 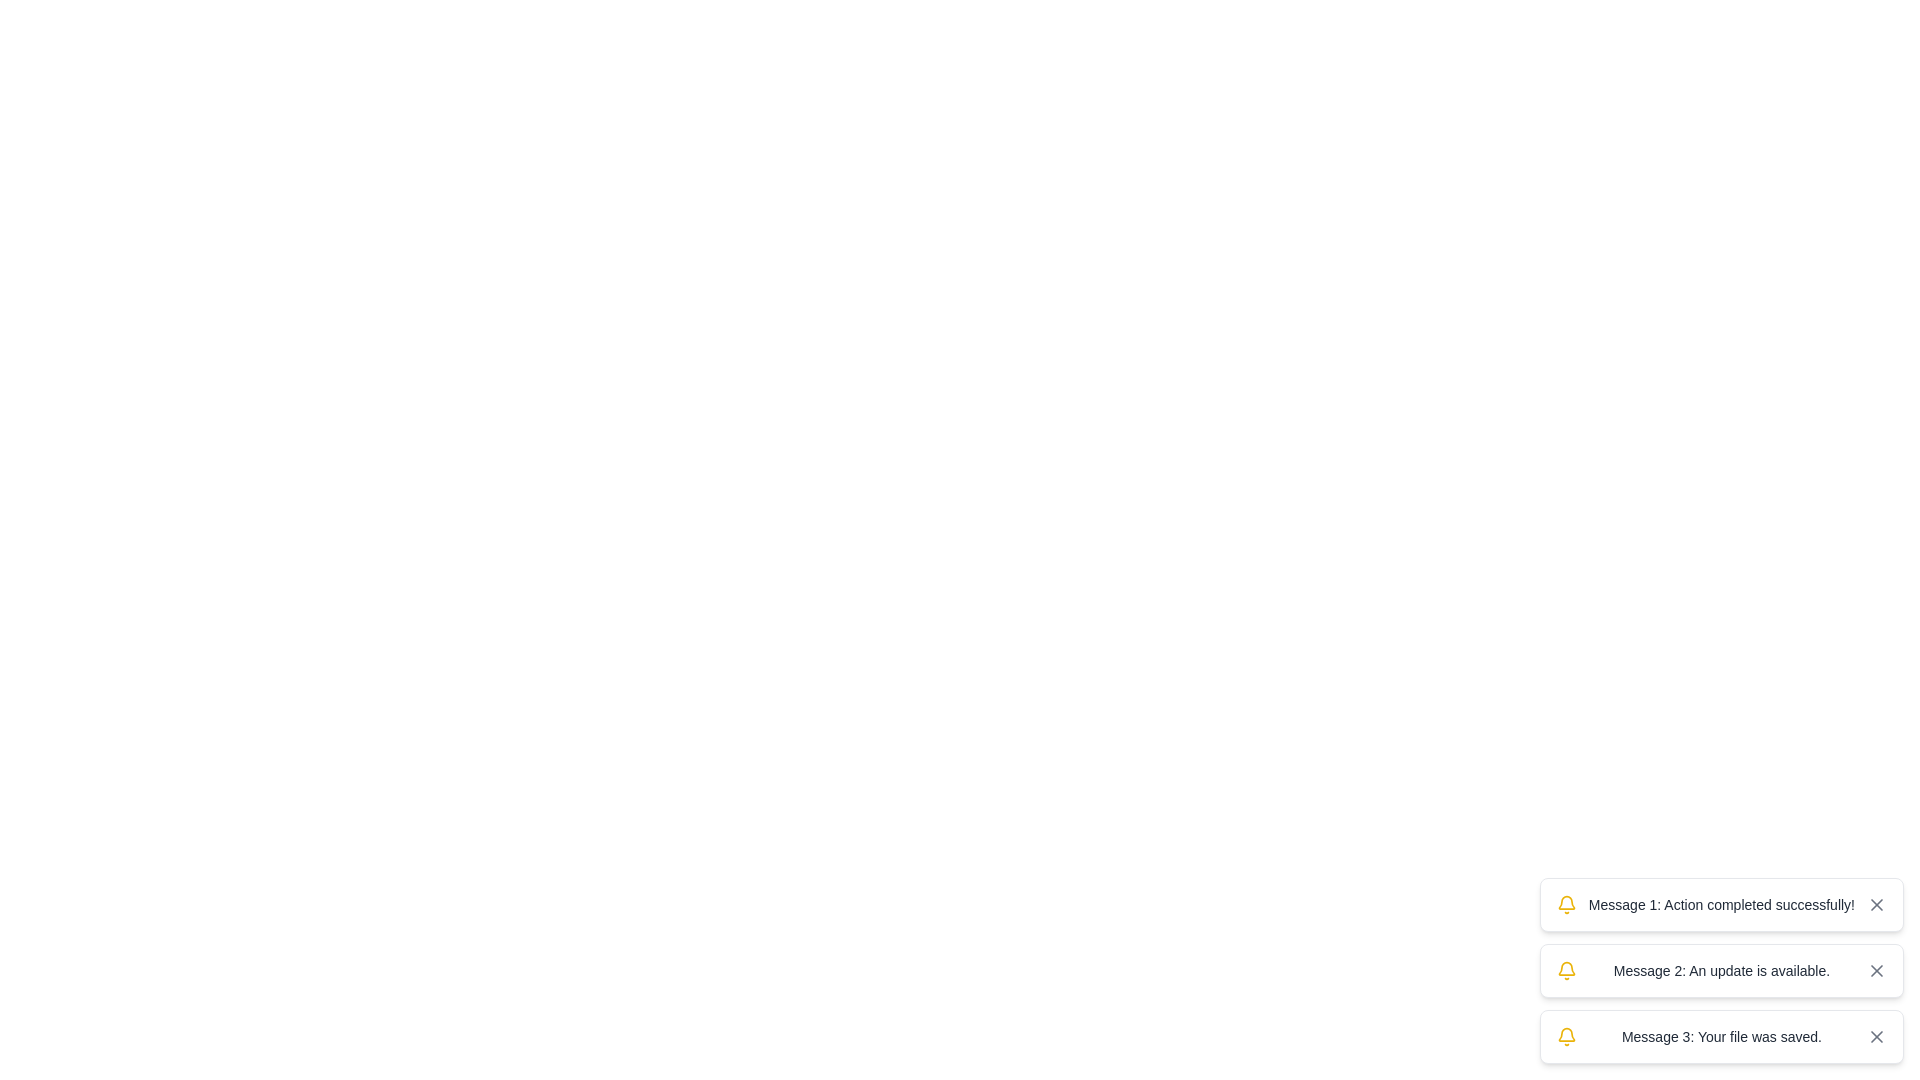 I want to click on the close button located on the far right side of the message box labeled 'Message 2: An update is available.', so click(x=1875, y=970).